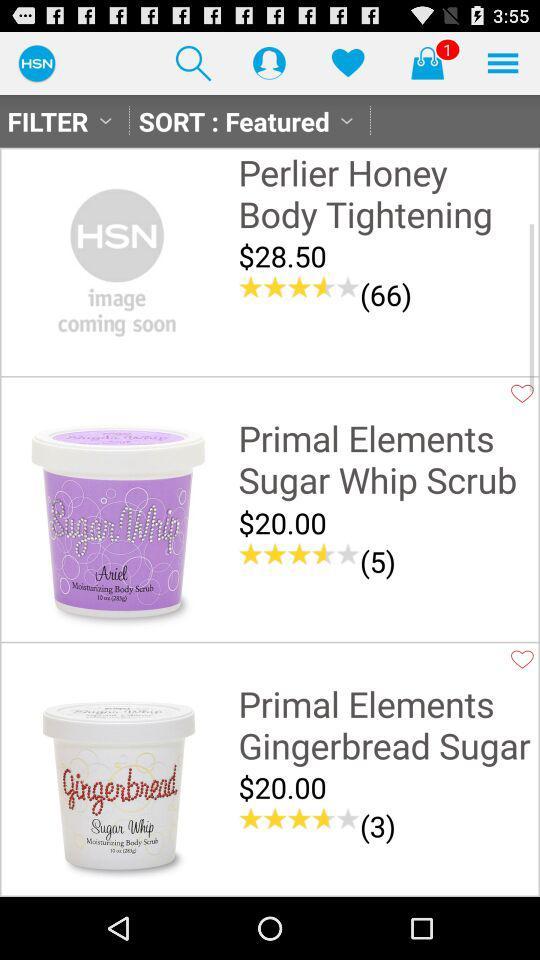 This screenshot has width=540, height=960. What do you see at coordinates (386, 192) in the screenshot?
I see `perlier honey body` at bounding box center [386, 192].